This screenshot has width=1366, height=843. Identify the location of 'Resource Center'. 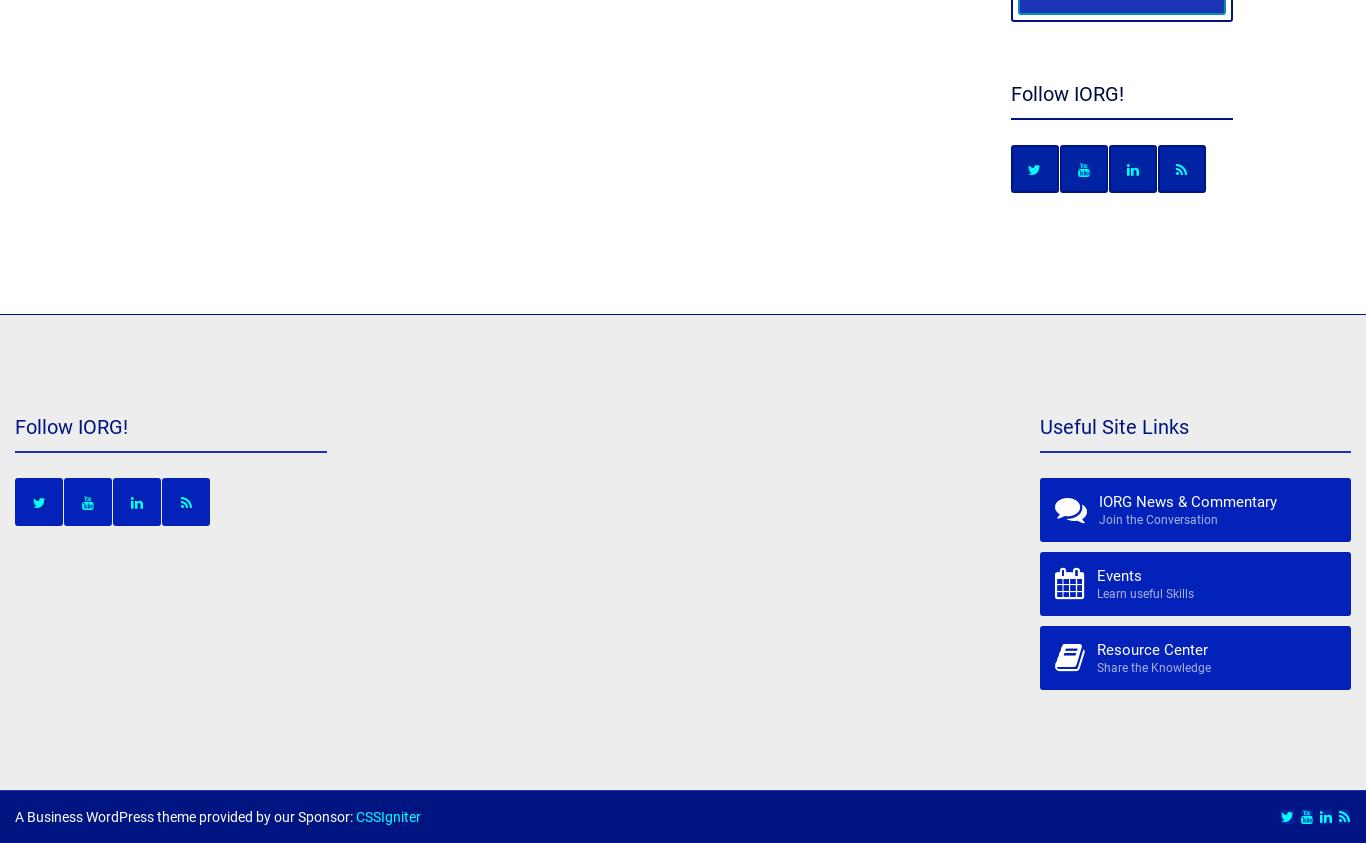
(1151, 648).